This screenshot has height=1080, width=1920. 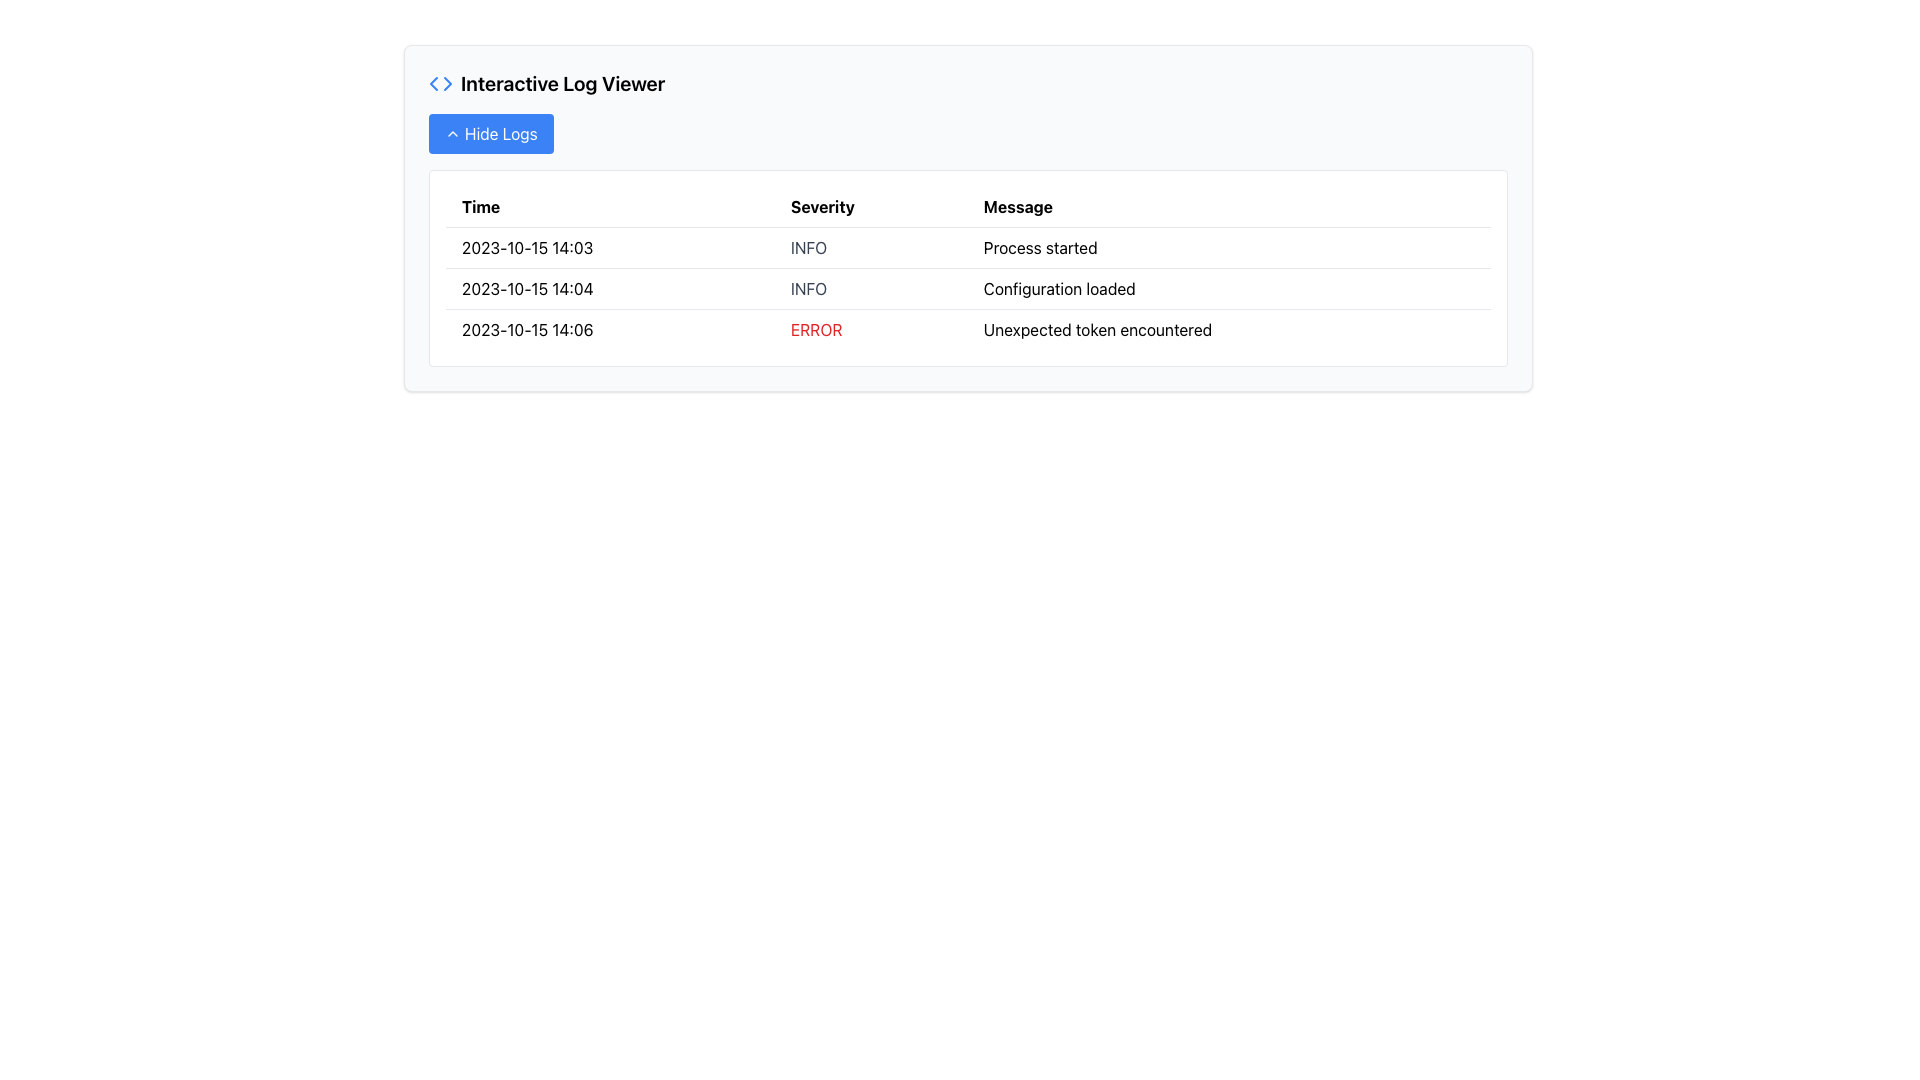 I want to click on the upward-pointing chevron icon with a blue background, located to the left of the 'Hide Logs' text, so click(x=451, y=134).